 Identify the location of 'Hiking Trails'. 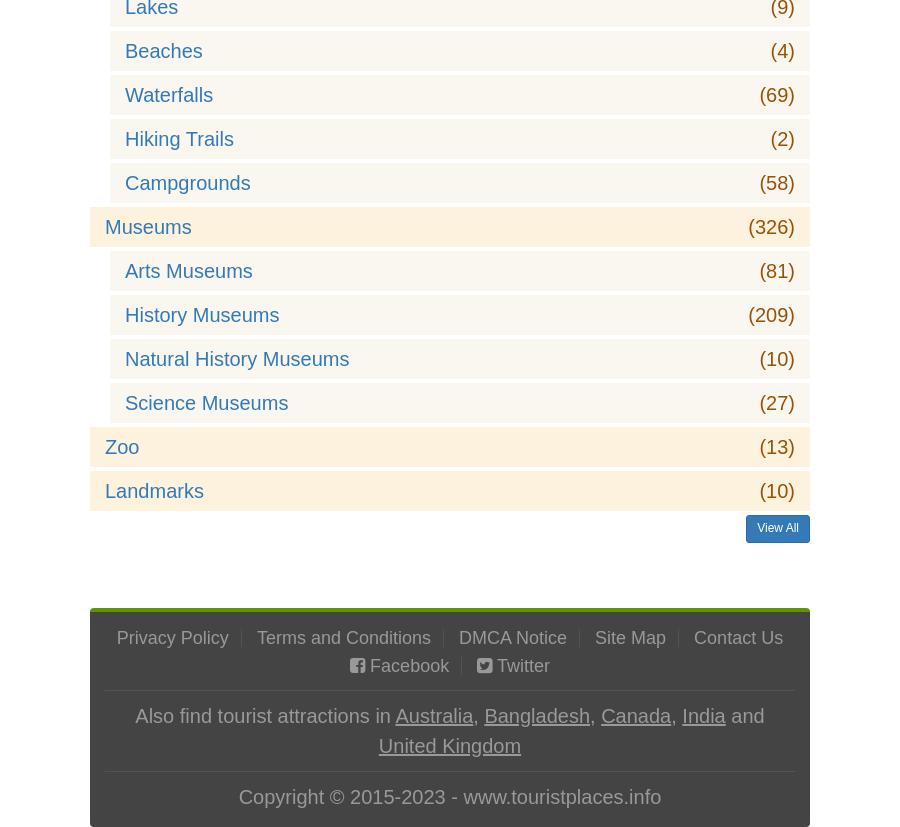
(179, 139).